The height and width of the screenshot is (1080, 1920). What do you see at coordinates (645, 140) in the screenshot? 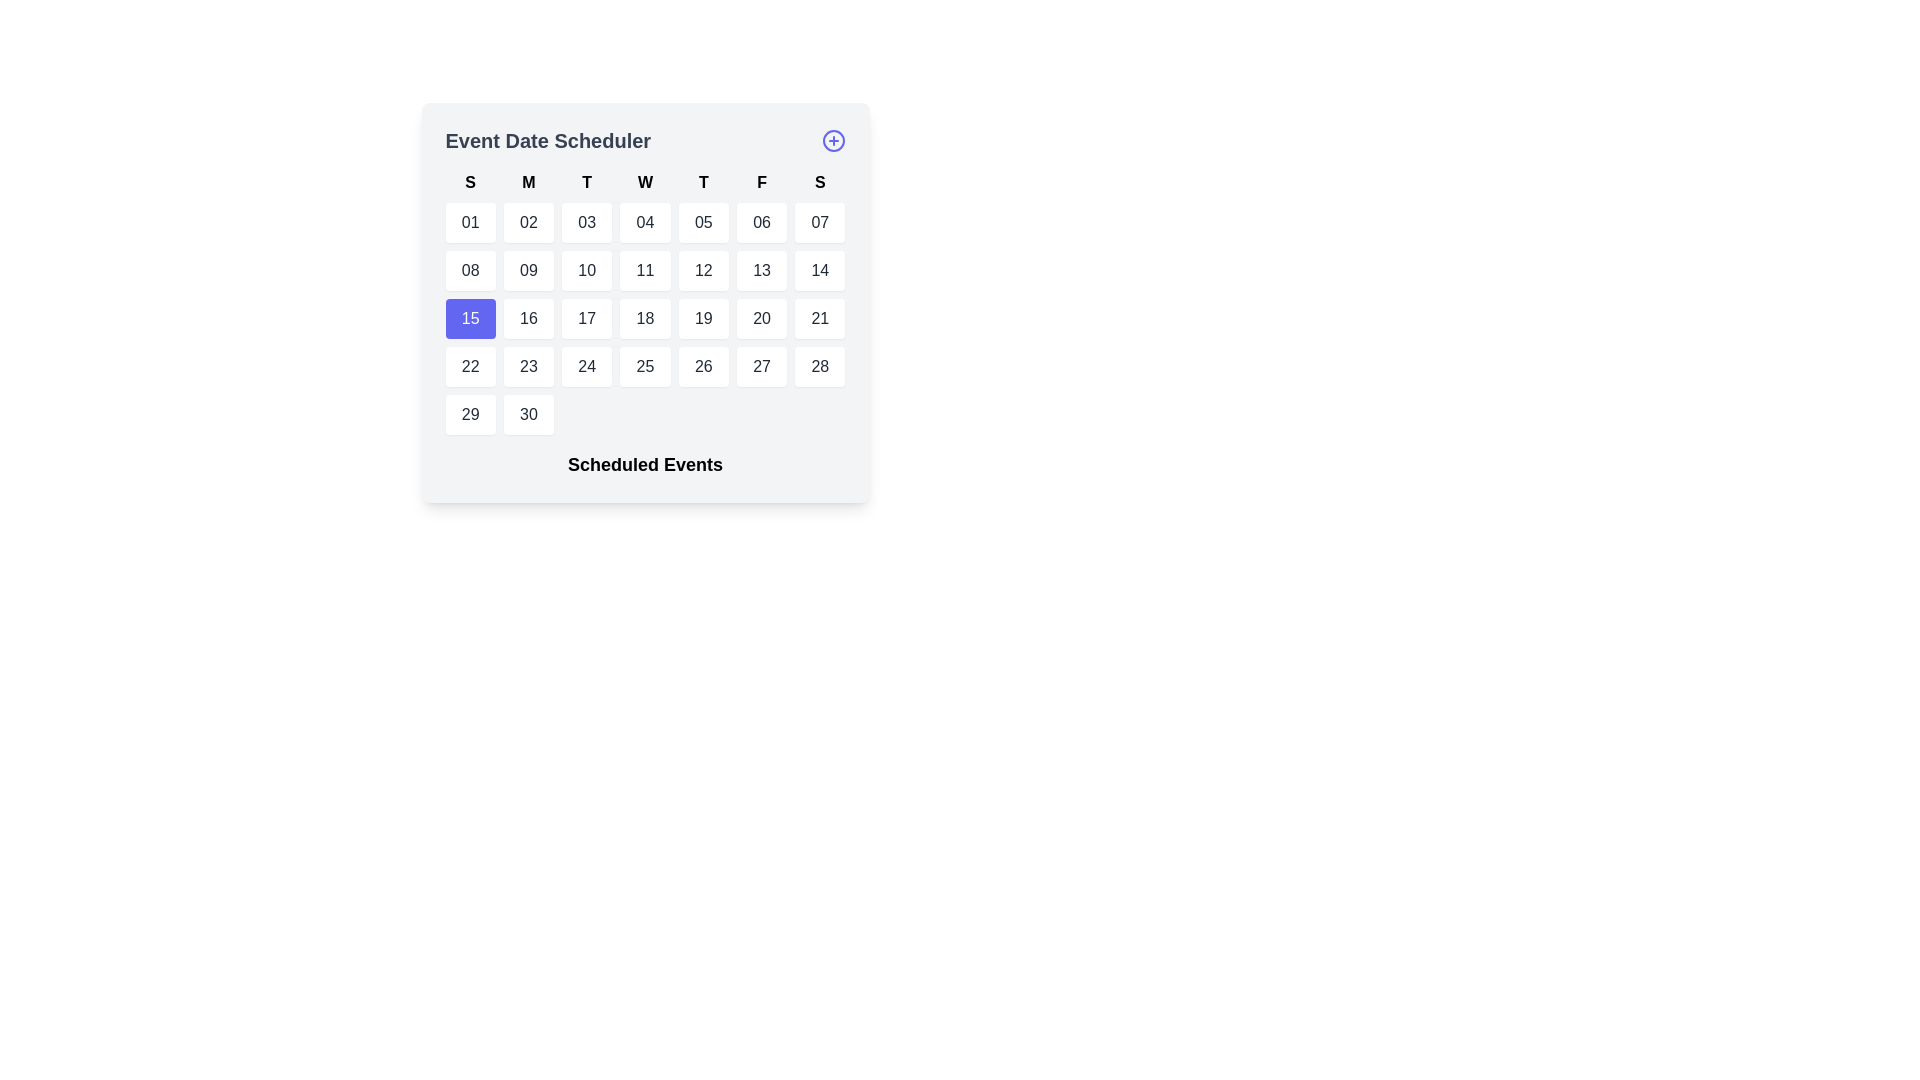
I see `the header element with the text 'Event Date Scheduler'` at bounding box center [645, 140].